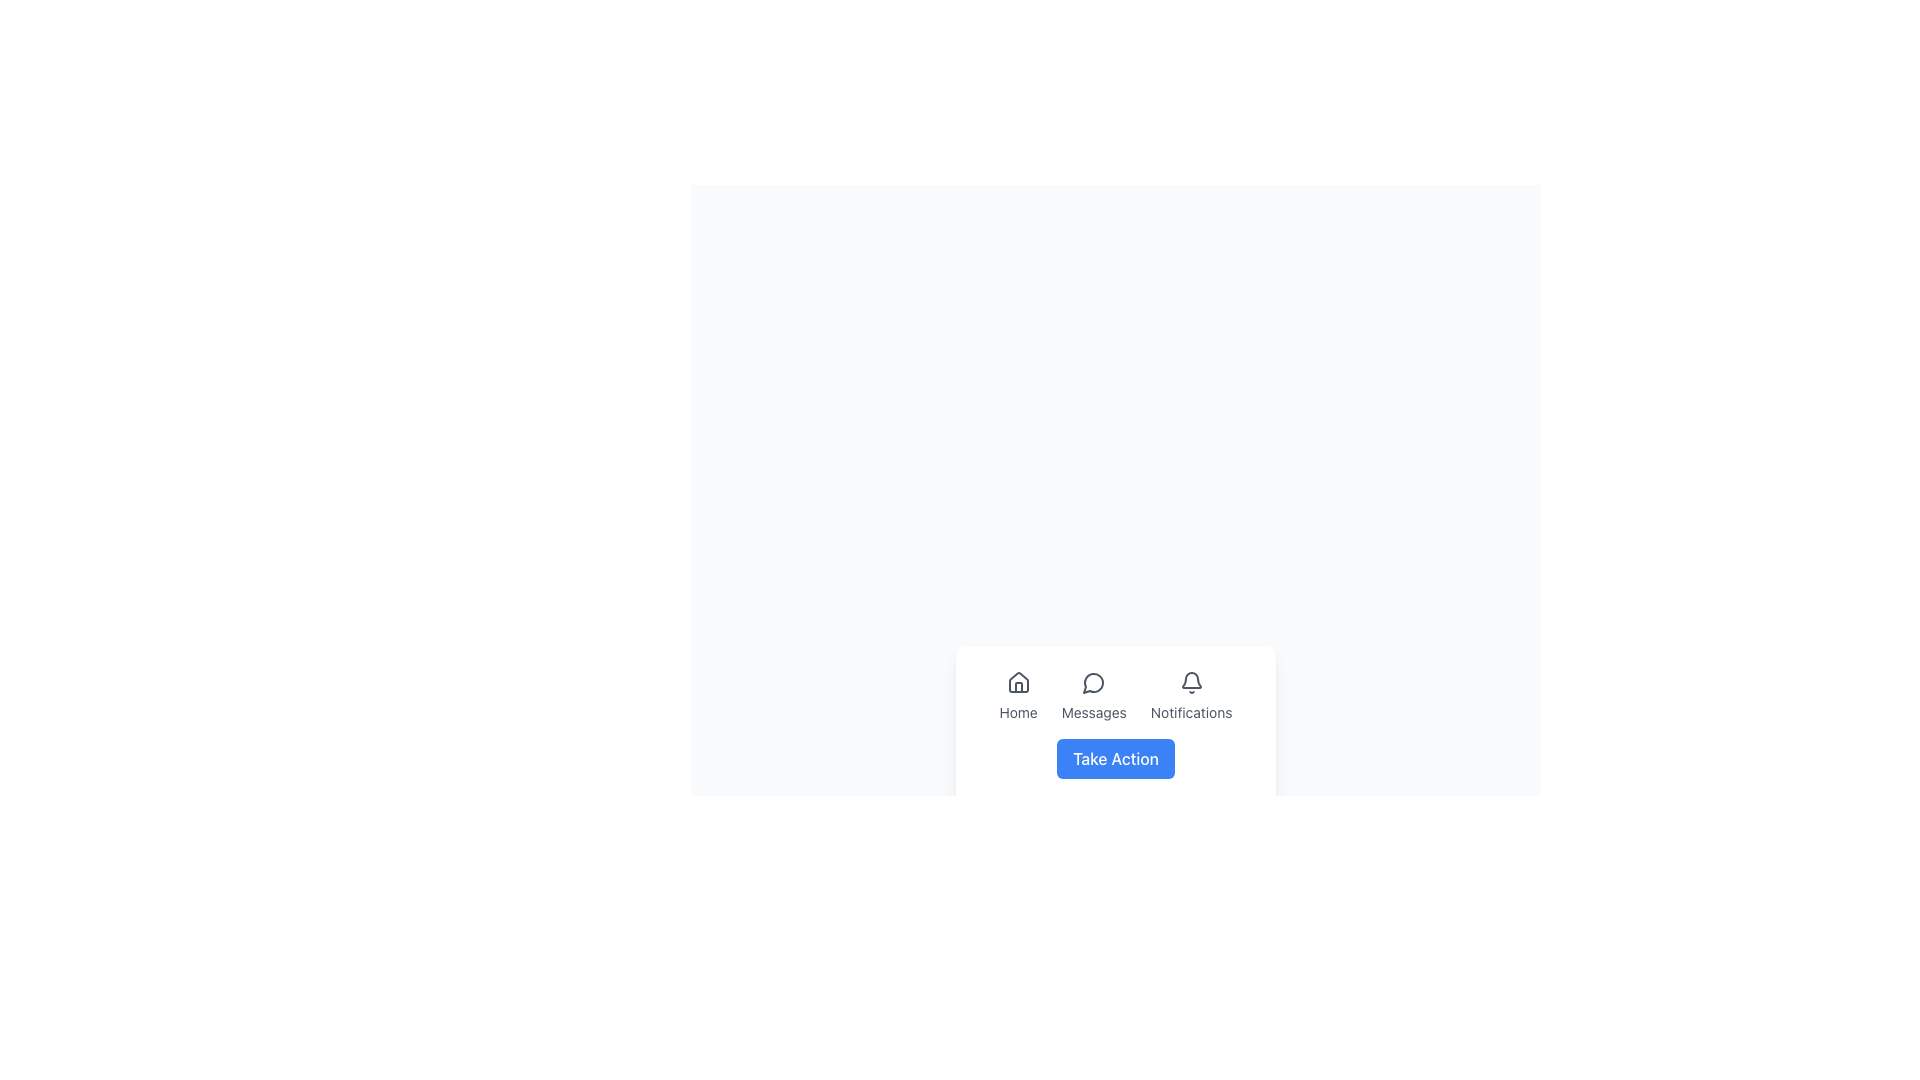  Describe the element at coordinates (1191, 681) in the screenshot. I see `the bell icon, which serves as a visual indicator for the 'Notifications' menu` at that location.